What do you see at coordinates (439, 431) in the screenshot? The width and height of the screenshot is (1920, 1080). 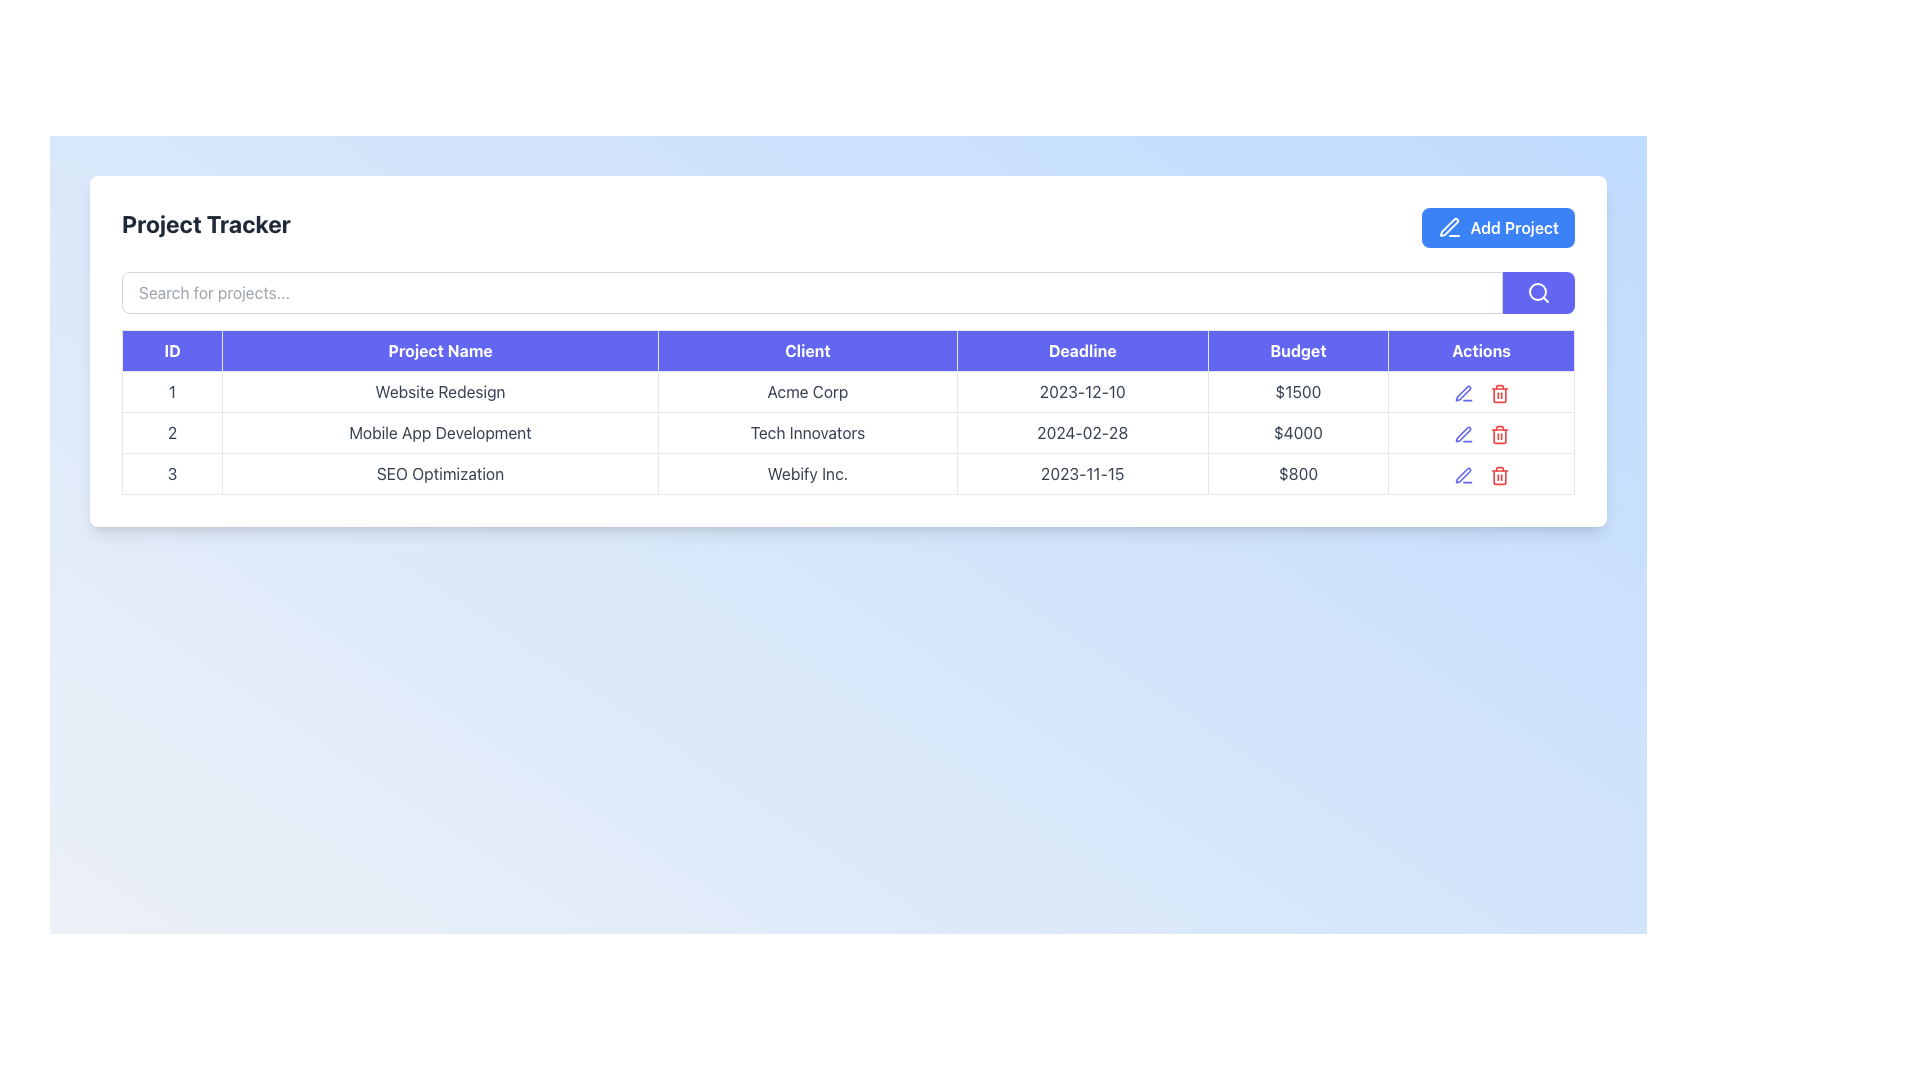 I see `to select the row containing the project name 'Mobile App Development' in the project tracker table` at bounding box center [439, 431].